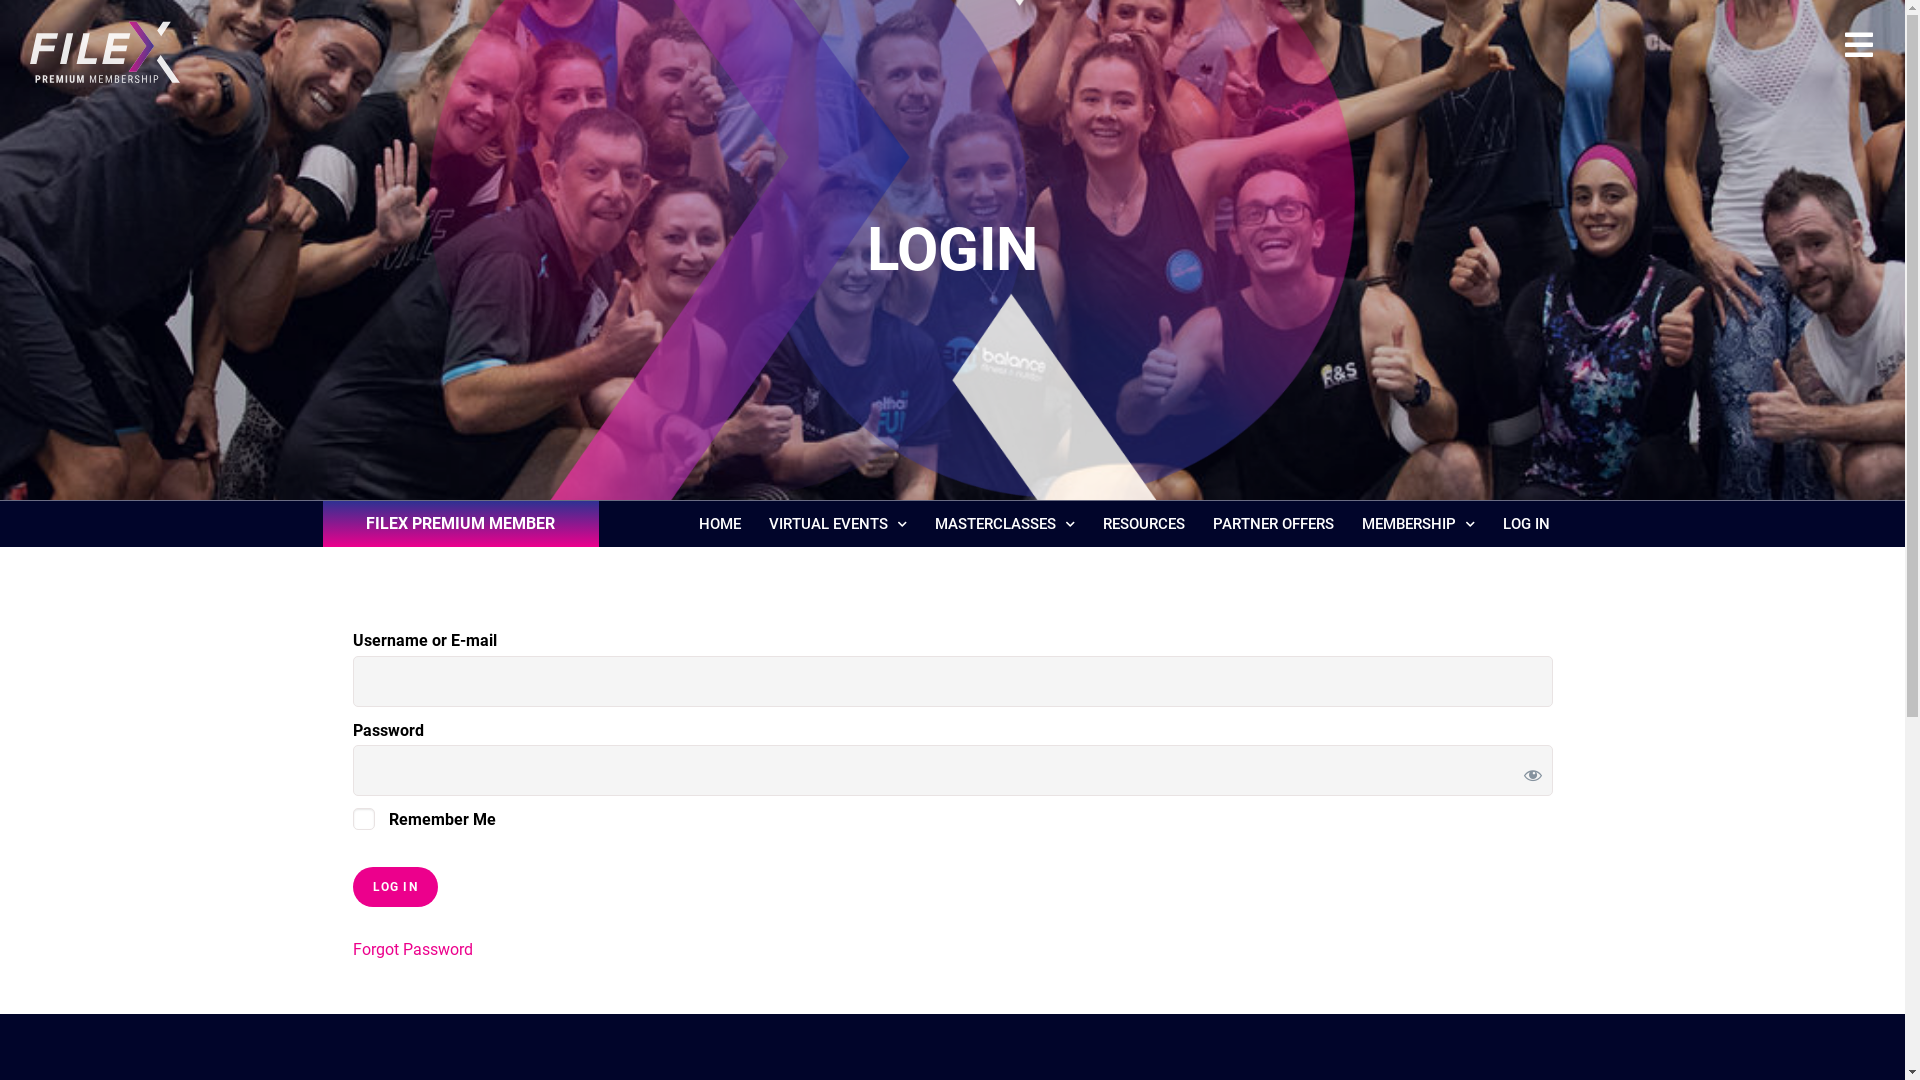 The width and height of the screenshot is (1920, 1080). Describe the element at coordinates (838, 523) in the screenshot. I see `'VIRTUAL EVENTS'` at that location.